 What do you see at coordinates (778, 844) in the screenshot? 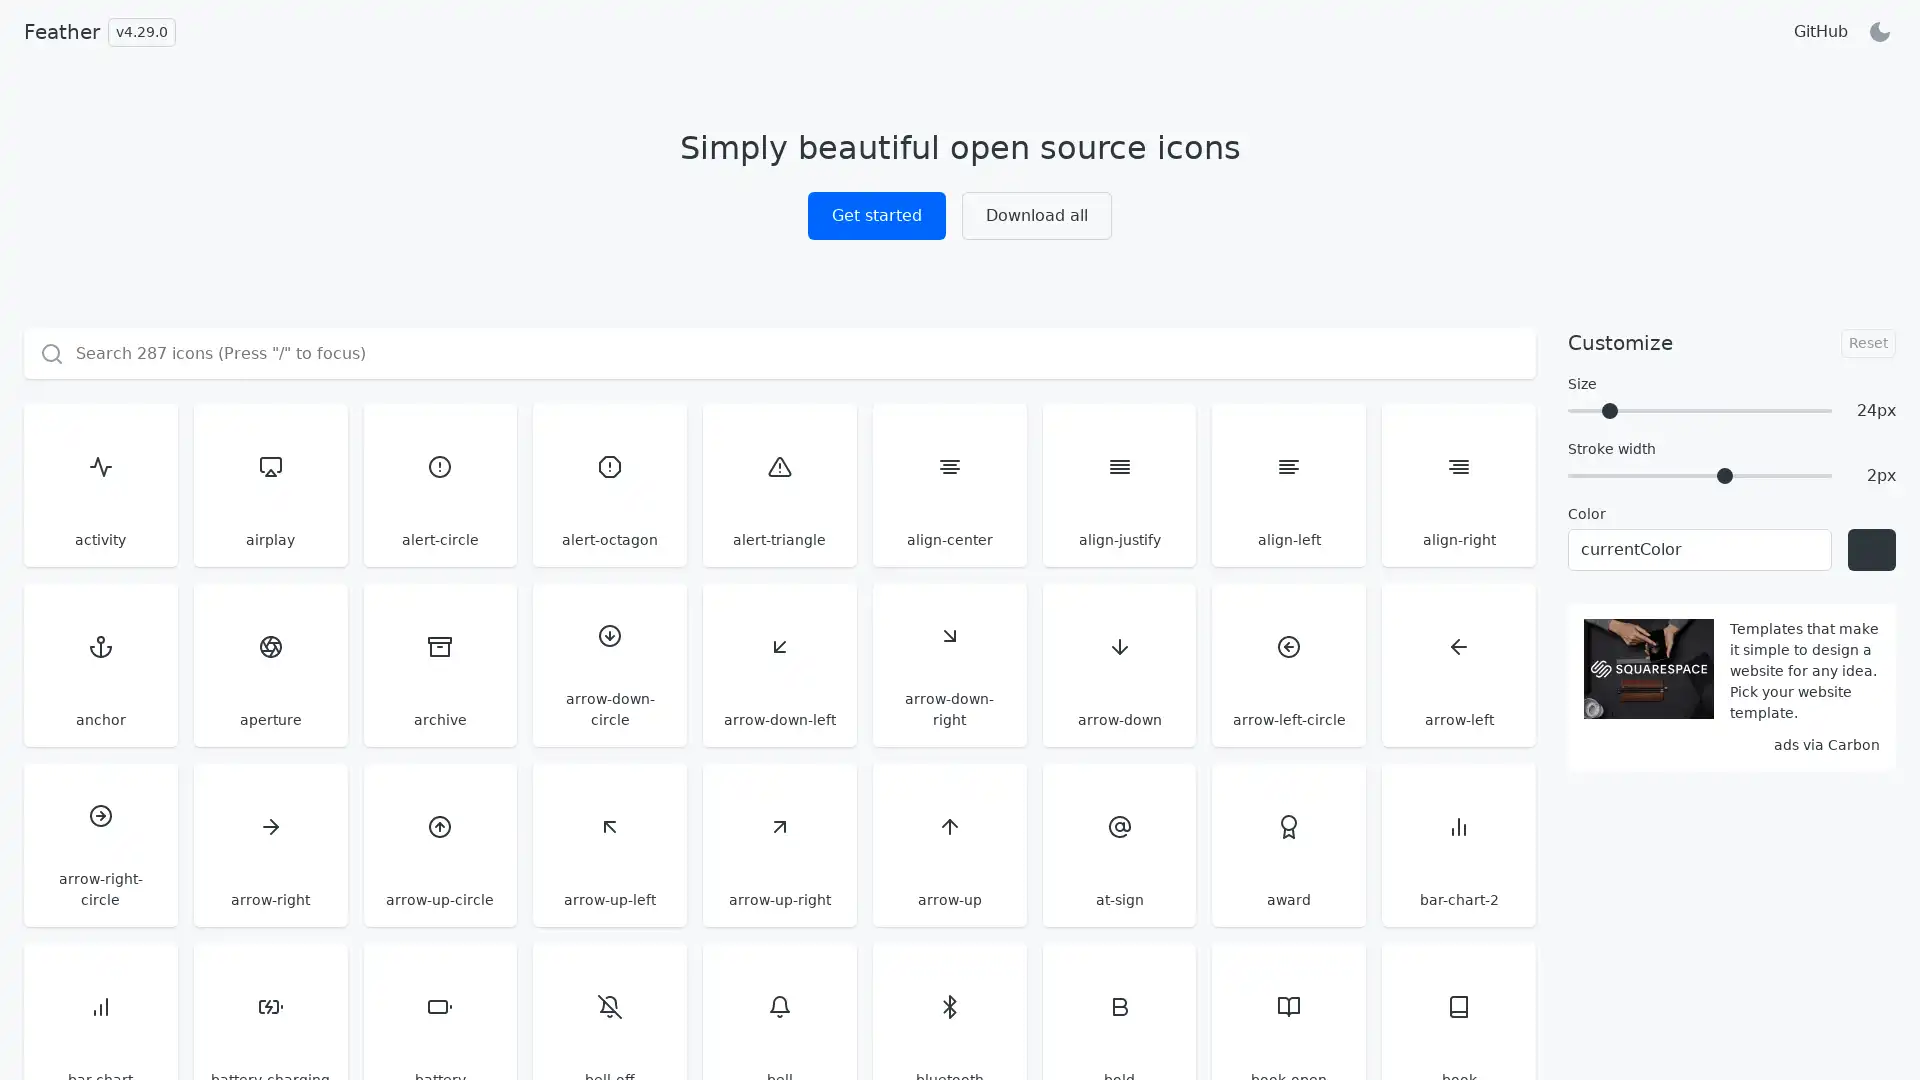
I see `arrow-up-right` at bounding box center [778, 844].